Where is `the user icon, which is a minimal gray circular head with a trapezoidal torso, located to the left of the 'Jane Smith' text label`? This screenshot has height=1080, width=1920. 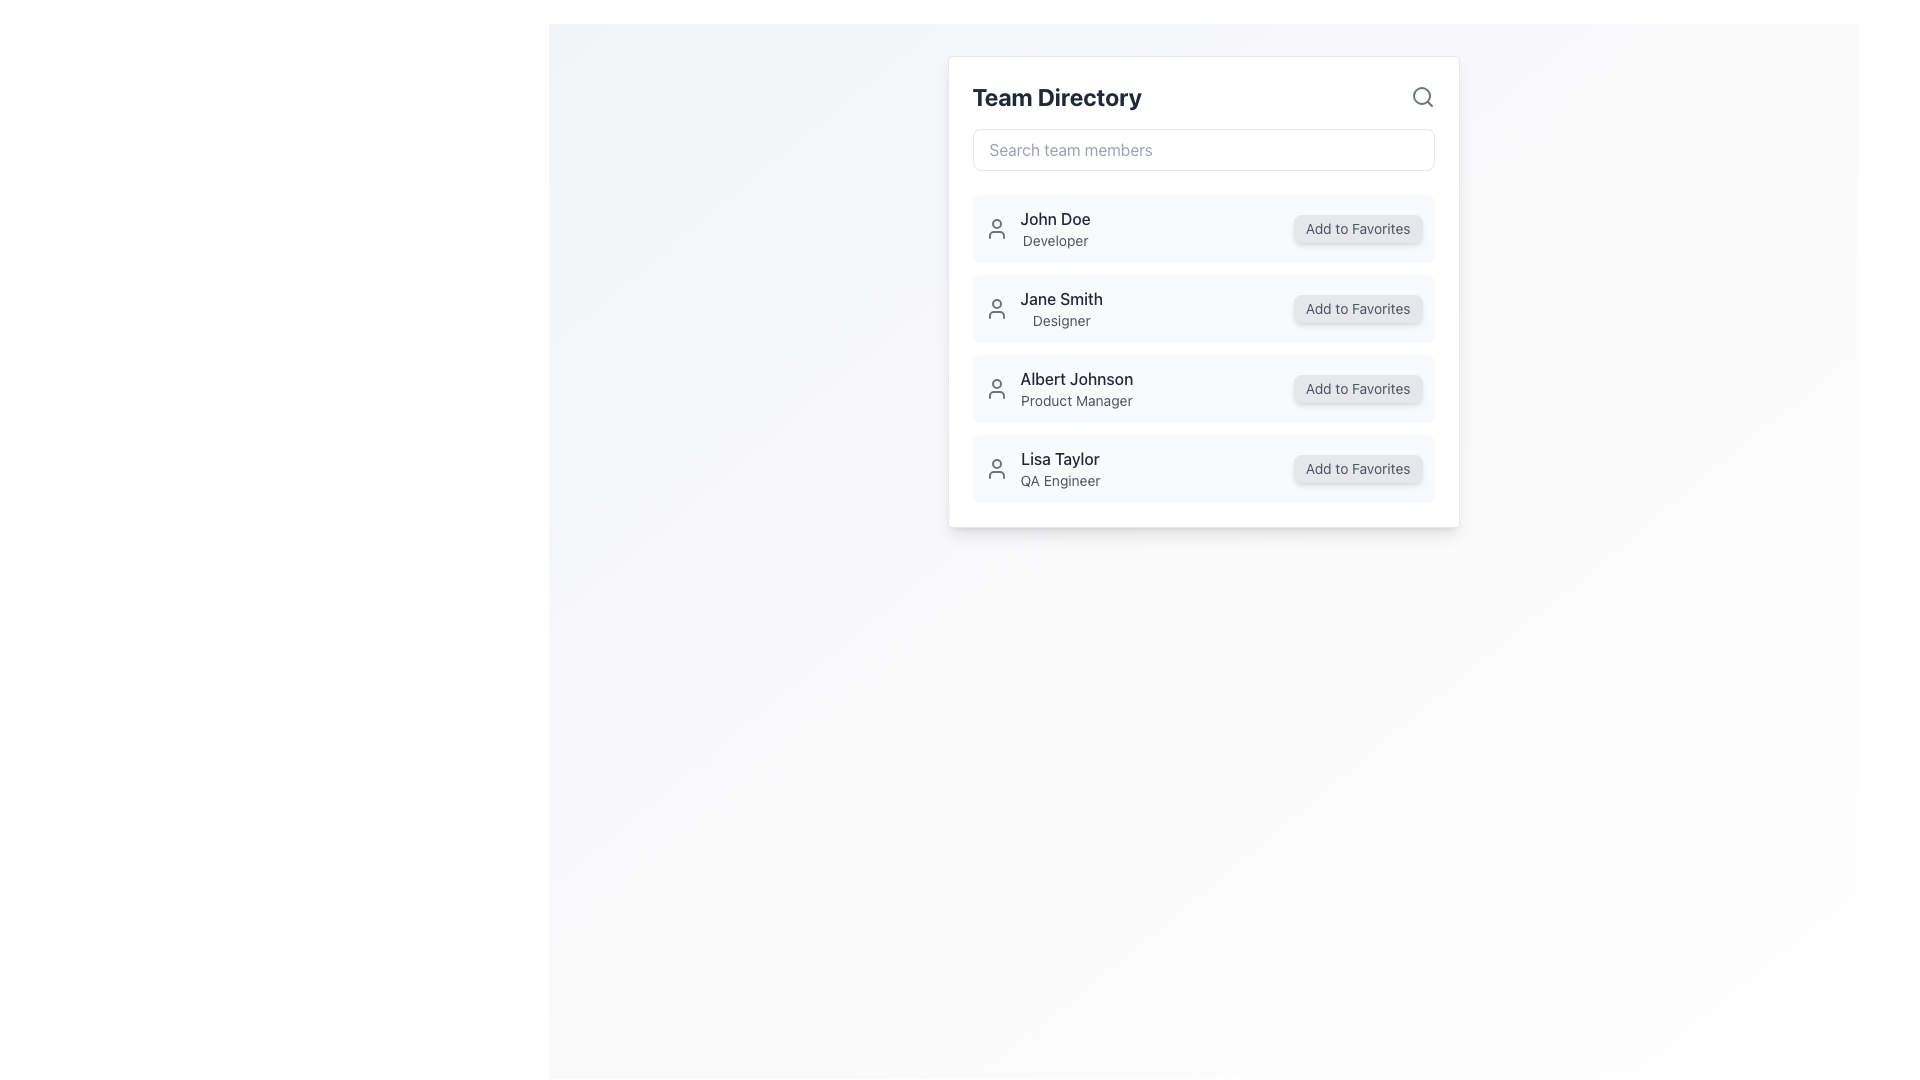 the user icon, which is a minimal gray circular head with a trapezoidal torso, located to the left of the 'Jane Smith' text label is located at coordinates (996, 308).